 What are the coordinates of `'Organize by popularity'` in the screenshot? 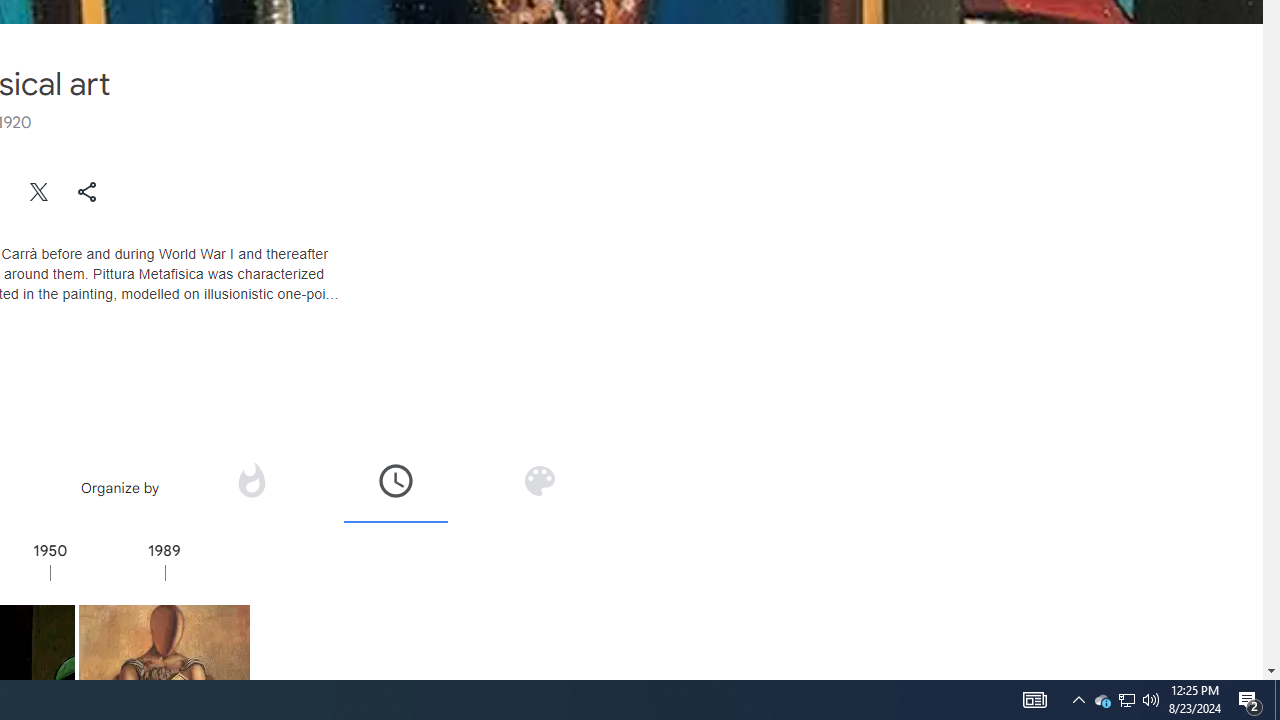 It's located at (249, 480).